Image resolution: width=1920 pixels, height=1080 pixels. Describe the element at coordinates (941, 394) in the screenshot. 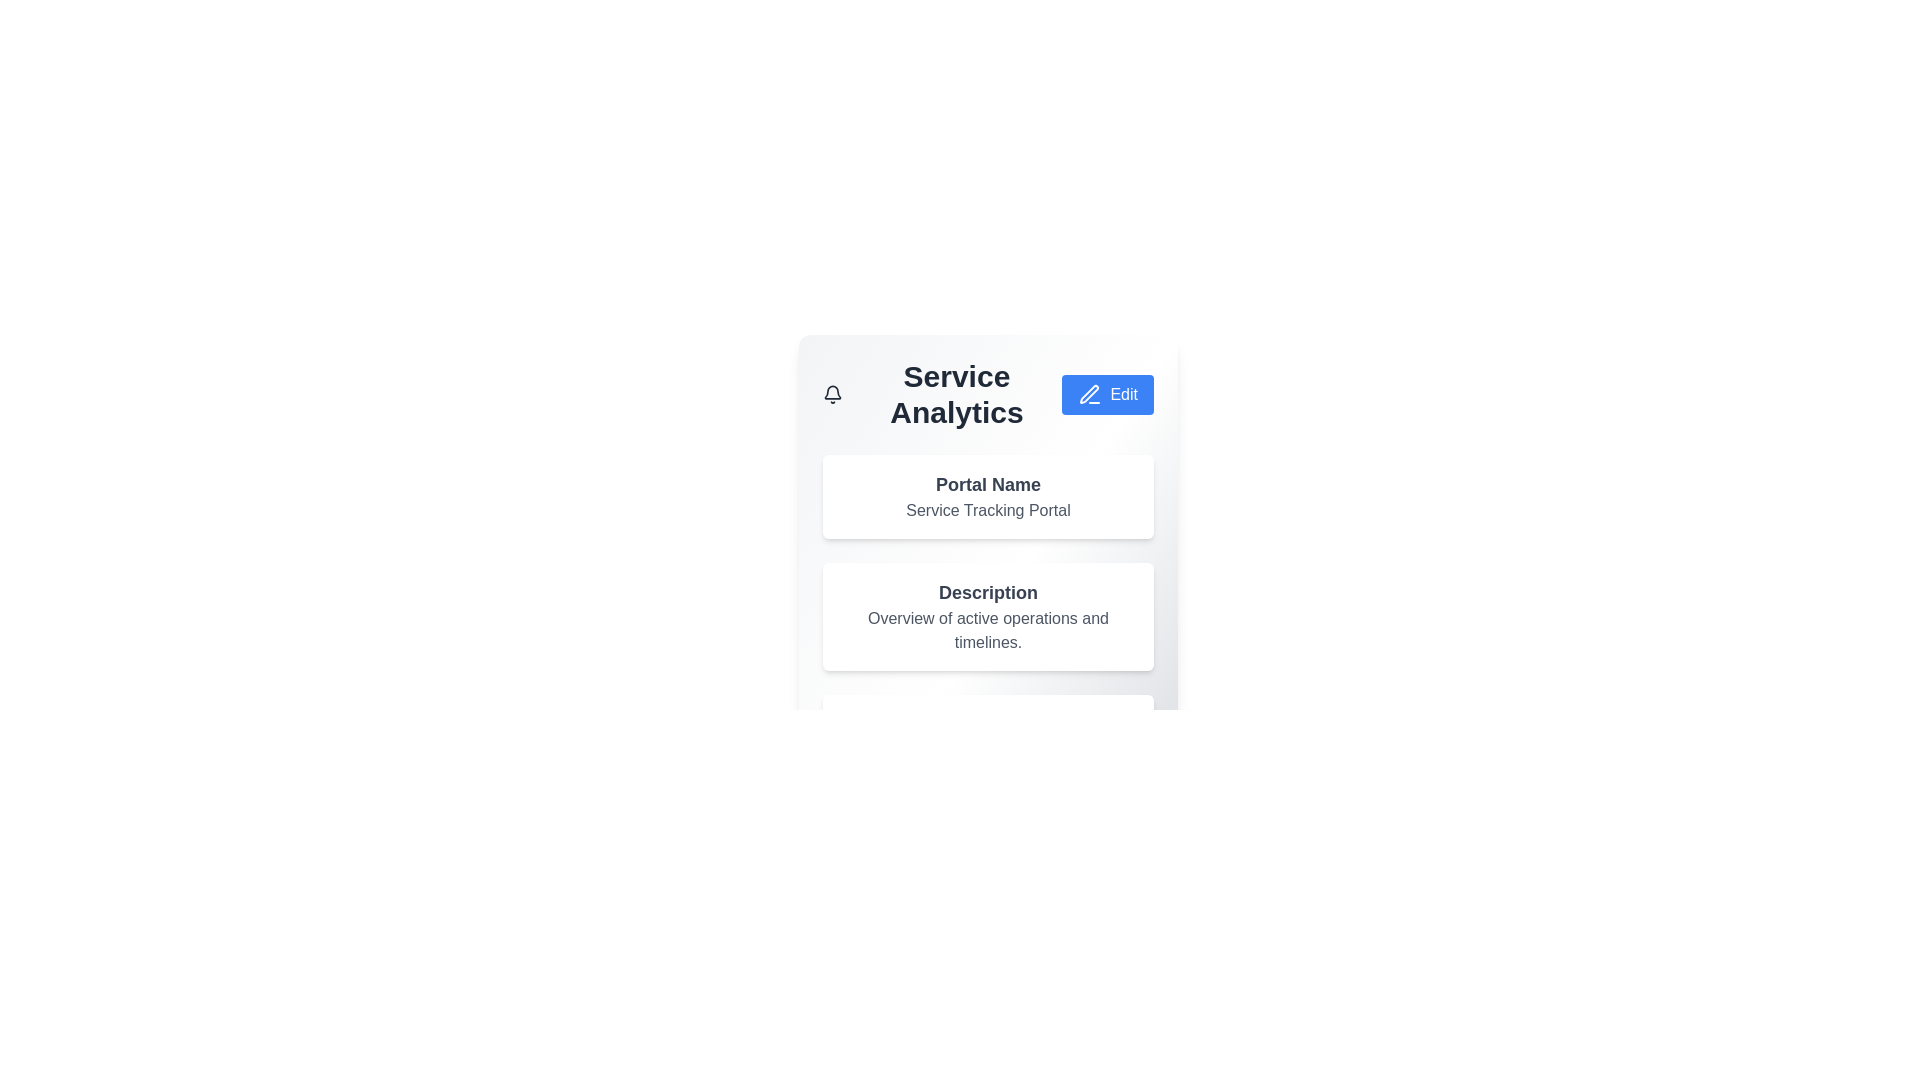

I see `the header text element that displays 'Service Analytics', located at the top-center of the interface` at that location.